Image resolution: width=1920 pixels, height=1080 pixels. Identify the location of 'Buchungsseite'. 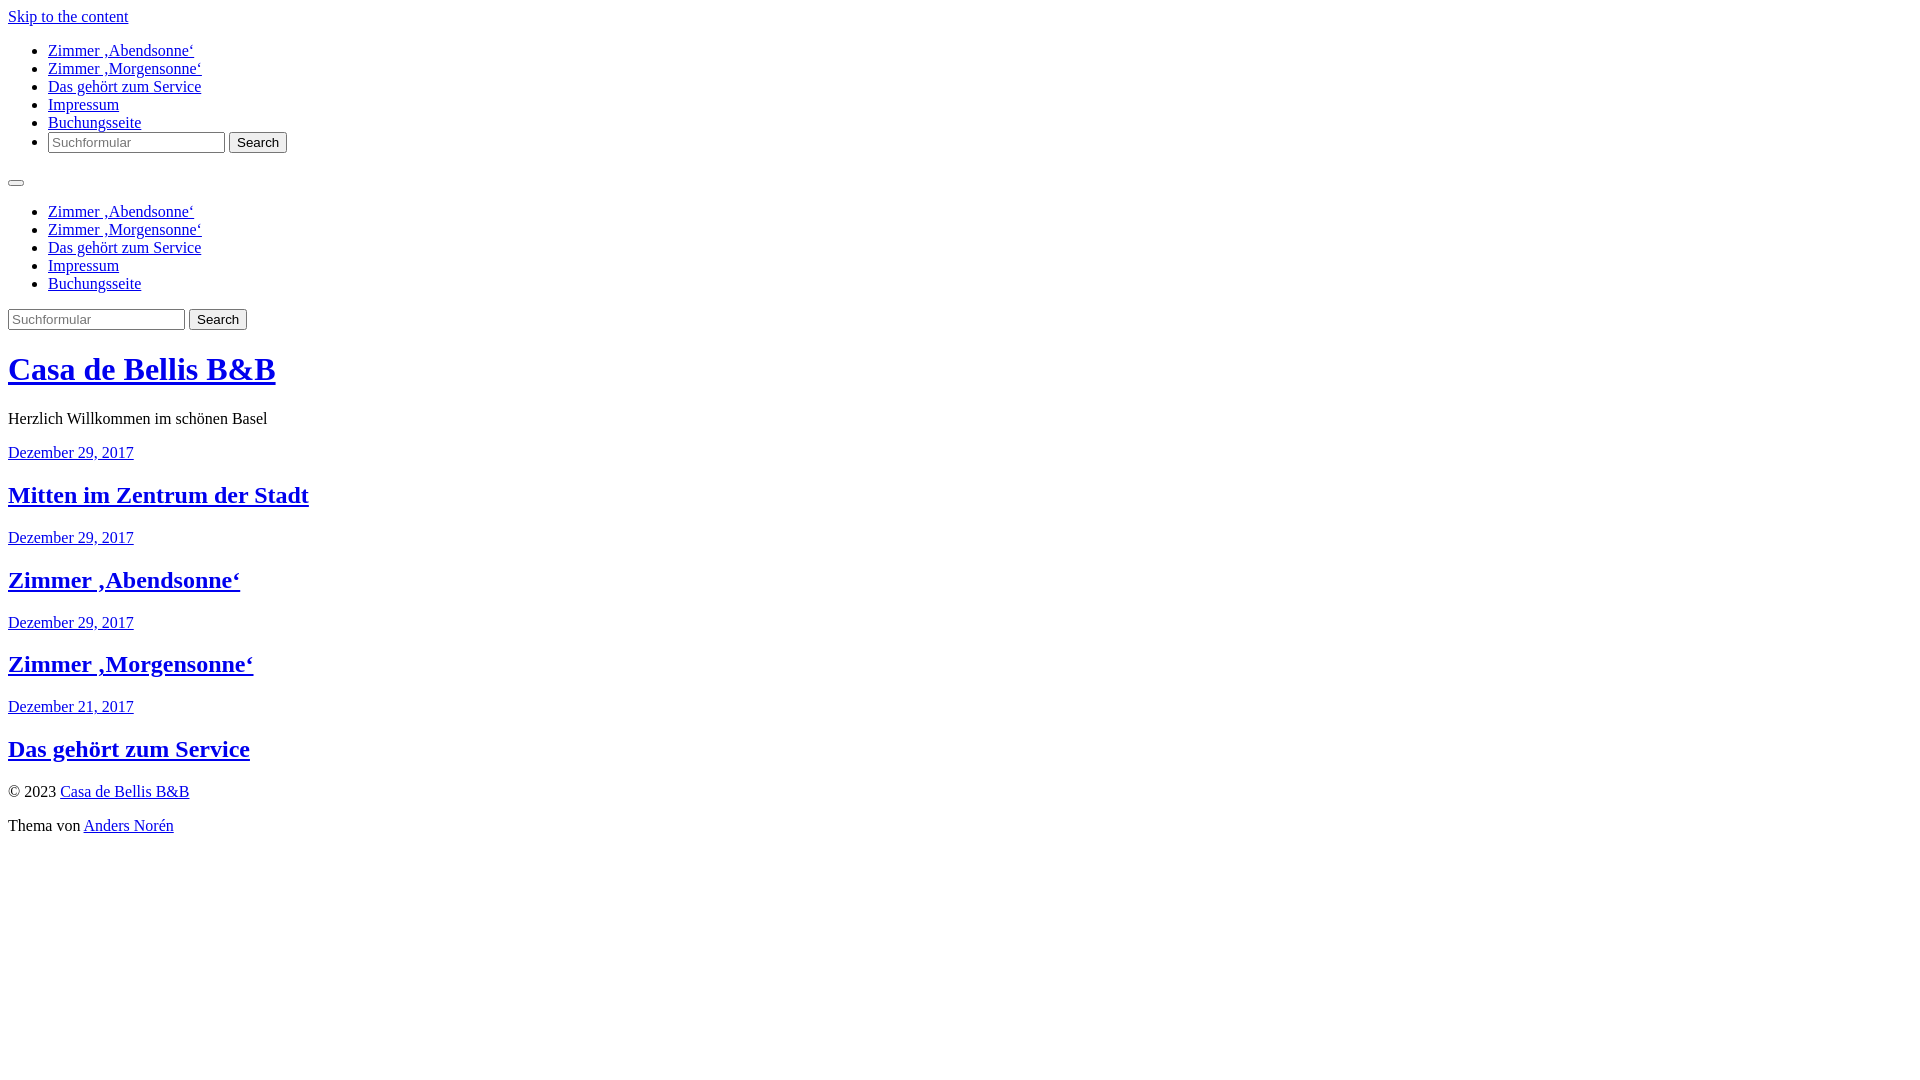
(93, 283).